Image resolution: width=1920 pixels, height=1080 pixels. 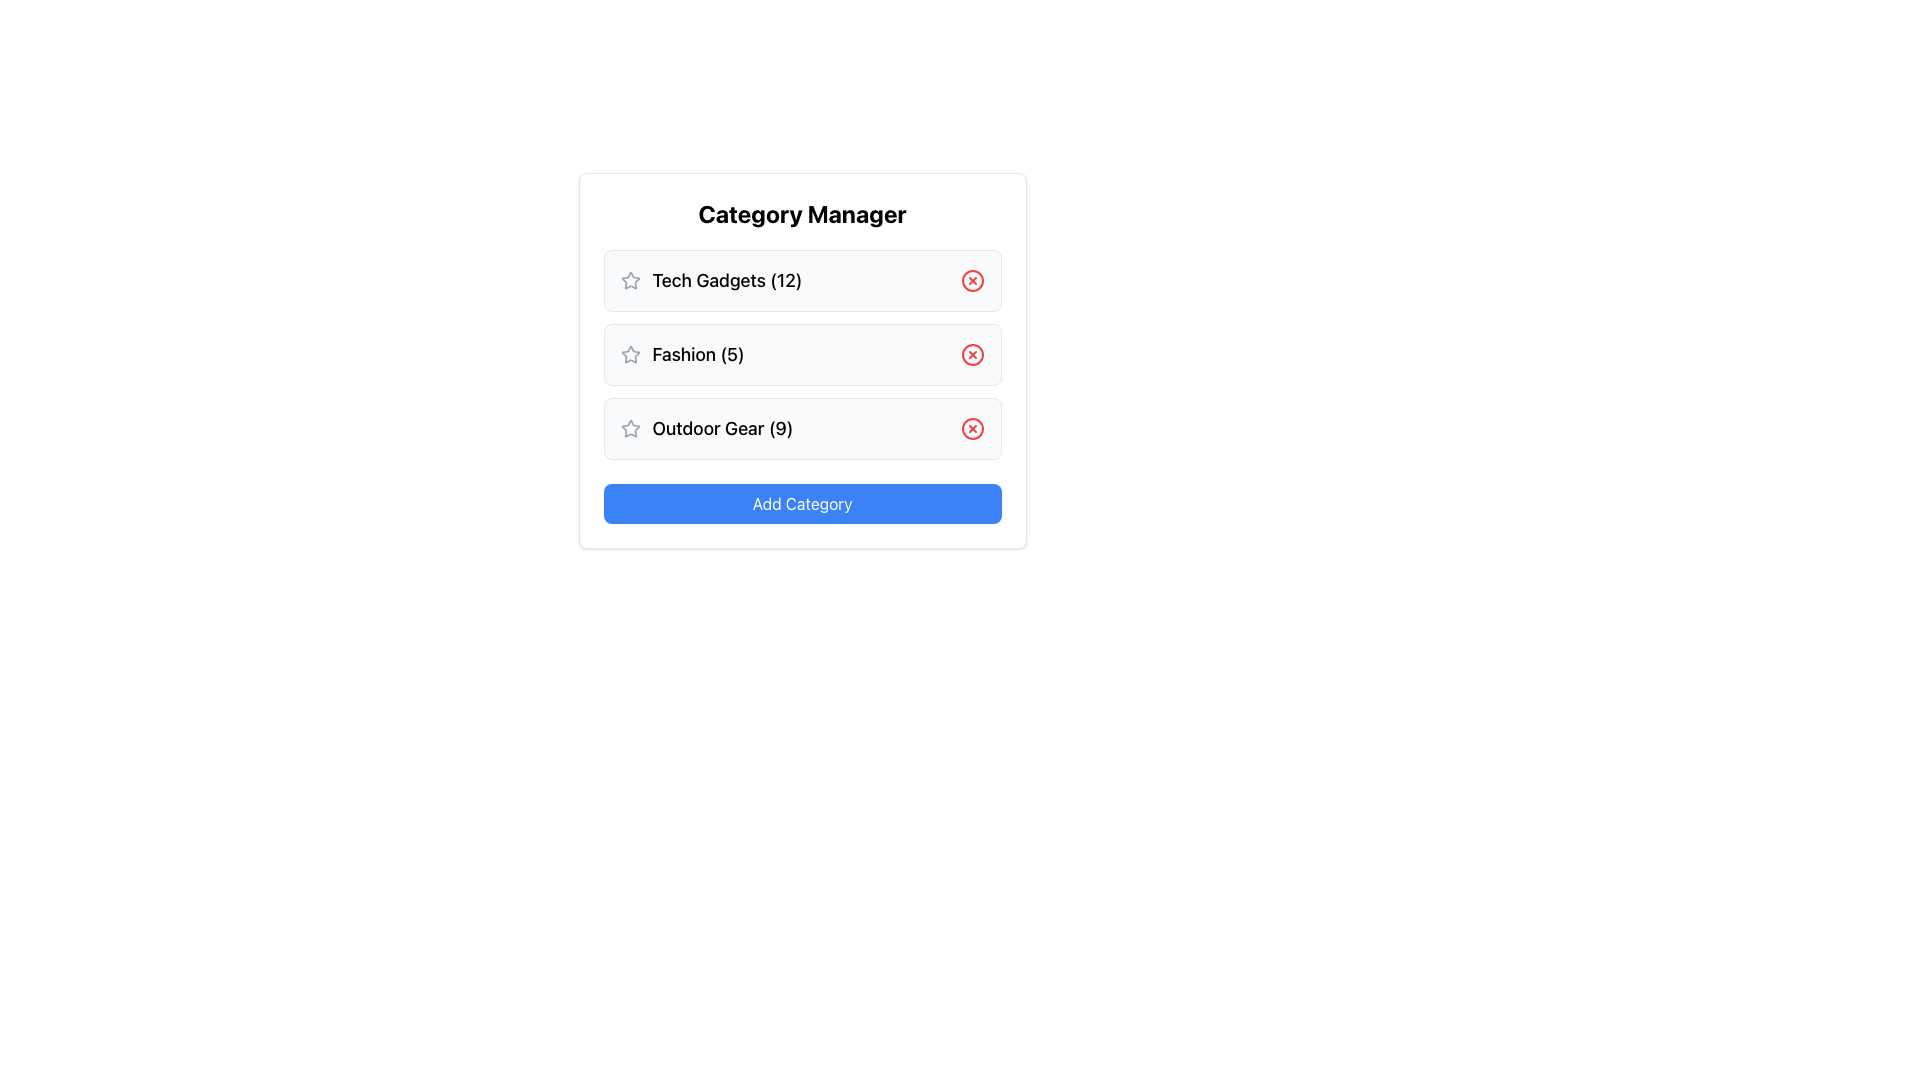 I want to click on the 'Tech Gadgets (12)' text label with an outlined star icon on its left, so click(x=711, y=281).